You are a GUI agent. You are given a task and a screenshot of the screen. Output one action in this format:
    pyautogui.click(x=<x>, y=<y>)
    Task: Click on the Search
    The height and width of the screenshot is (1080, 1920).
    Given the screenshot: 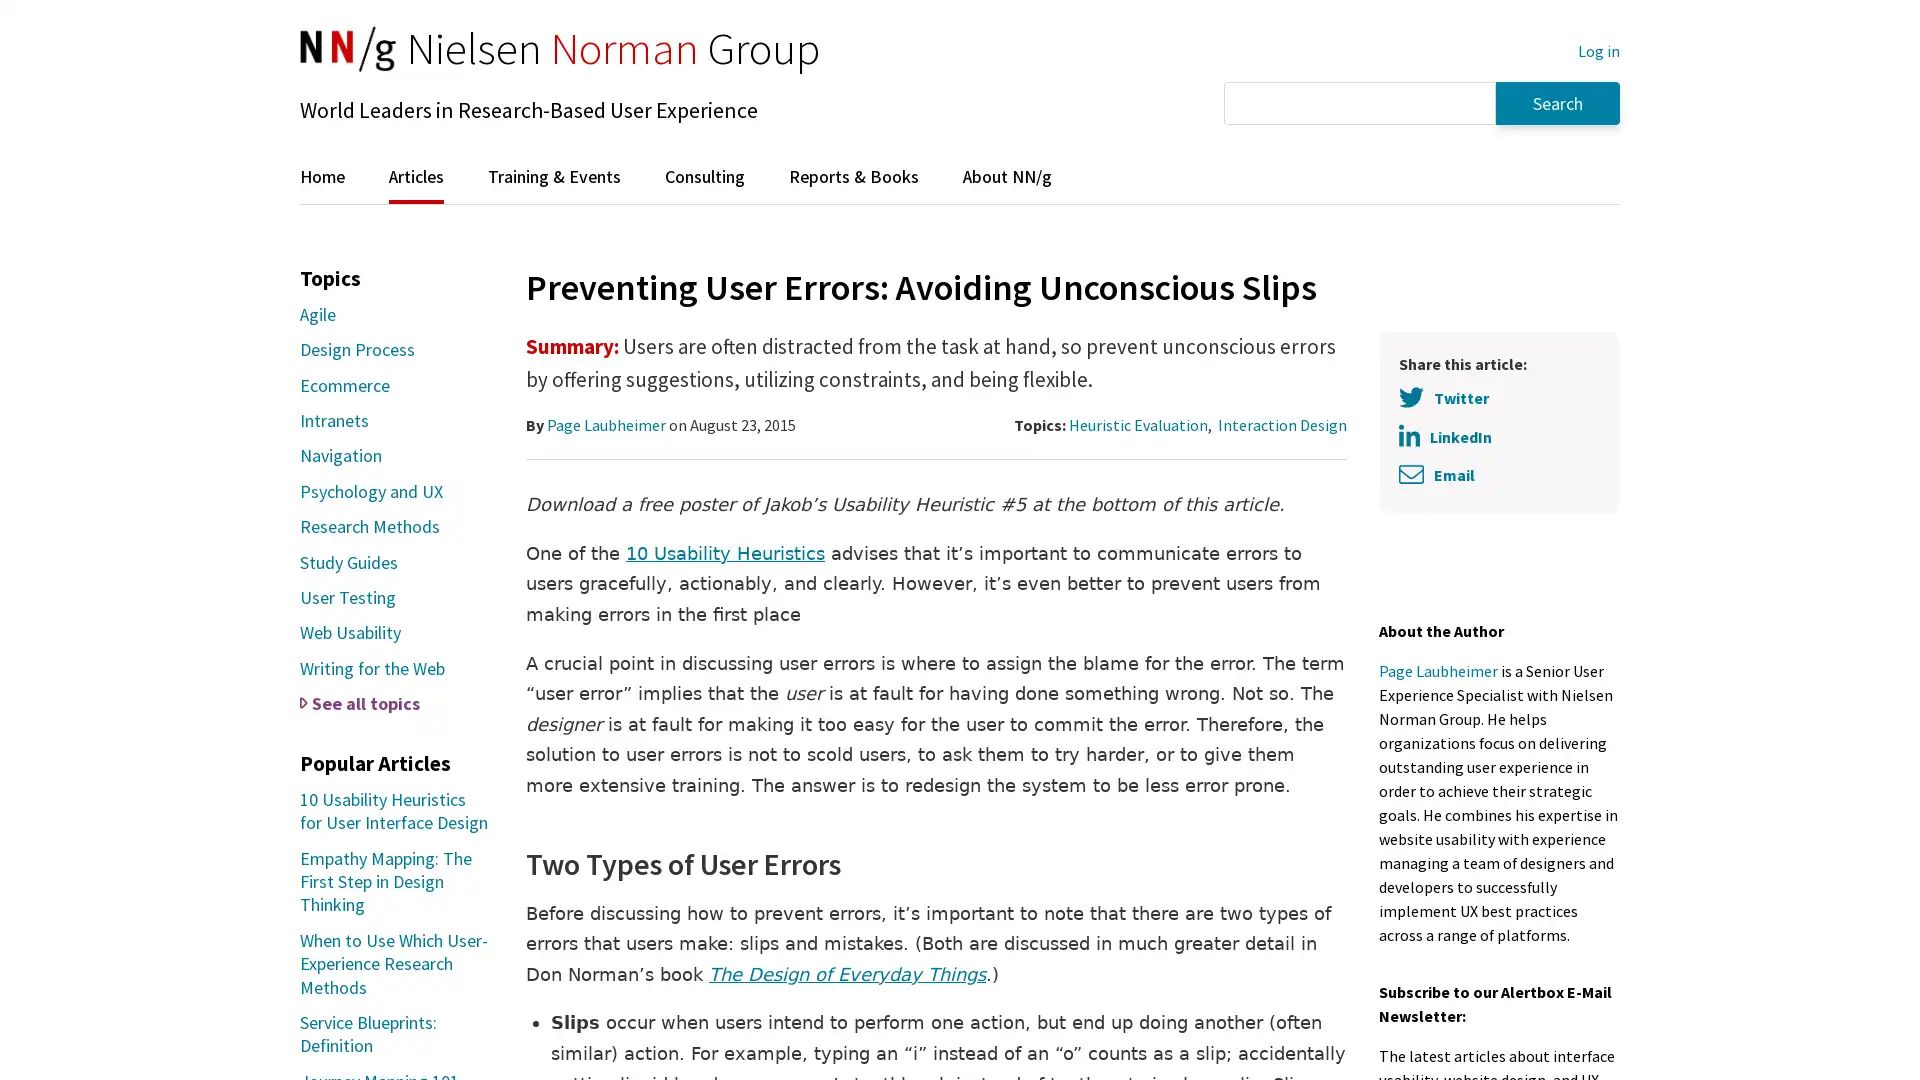 What is the action you would take?
    pyautogui.click(x=1557, y=102)
    